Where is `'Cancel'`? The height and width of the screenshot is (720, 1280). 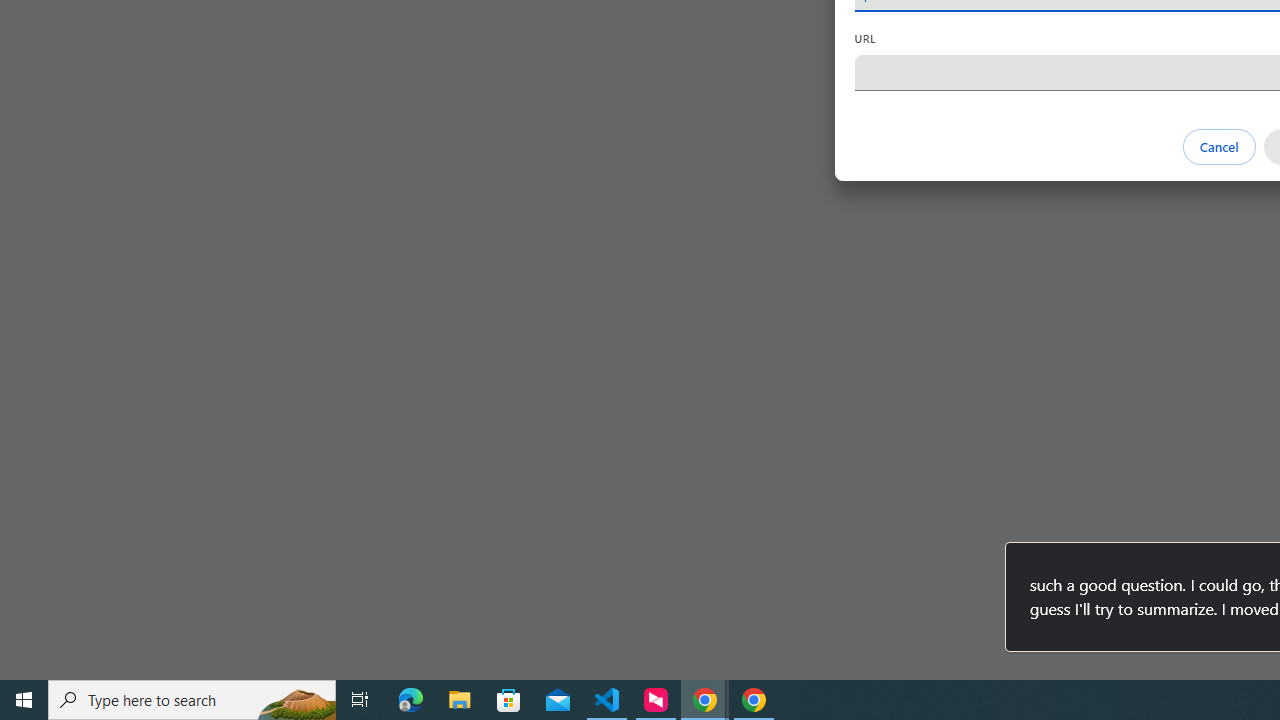
'Cancel' is located at coordinates (1217, 145).